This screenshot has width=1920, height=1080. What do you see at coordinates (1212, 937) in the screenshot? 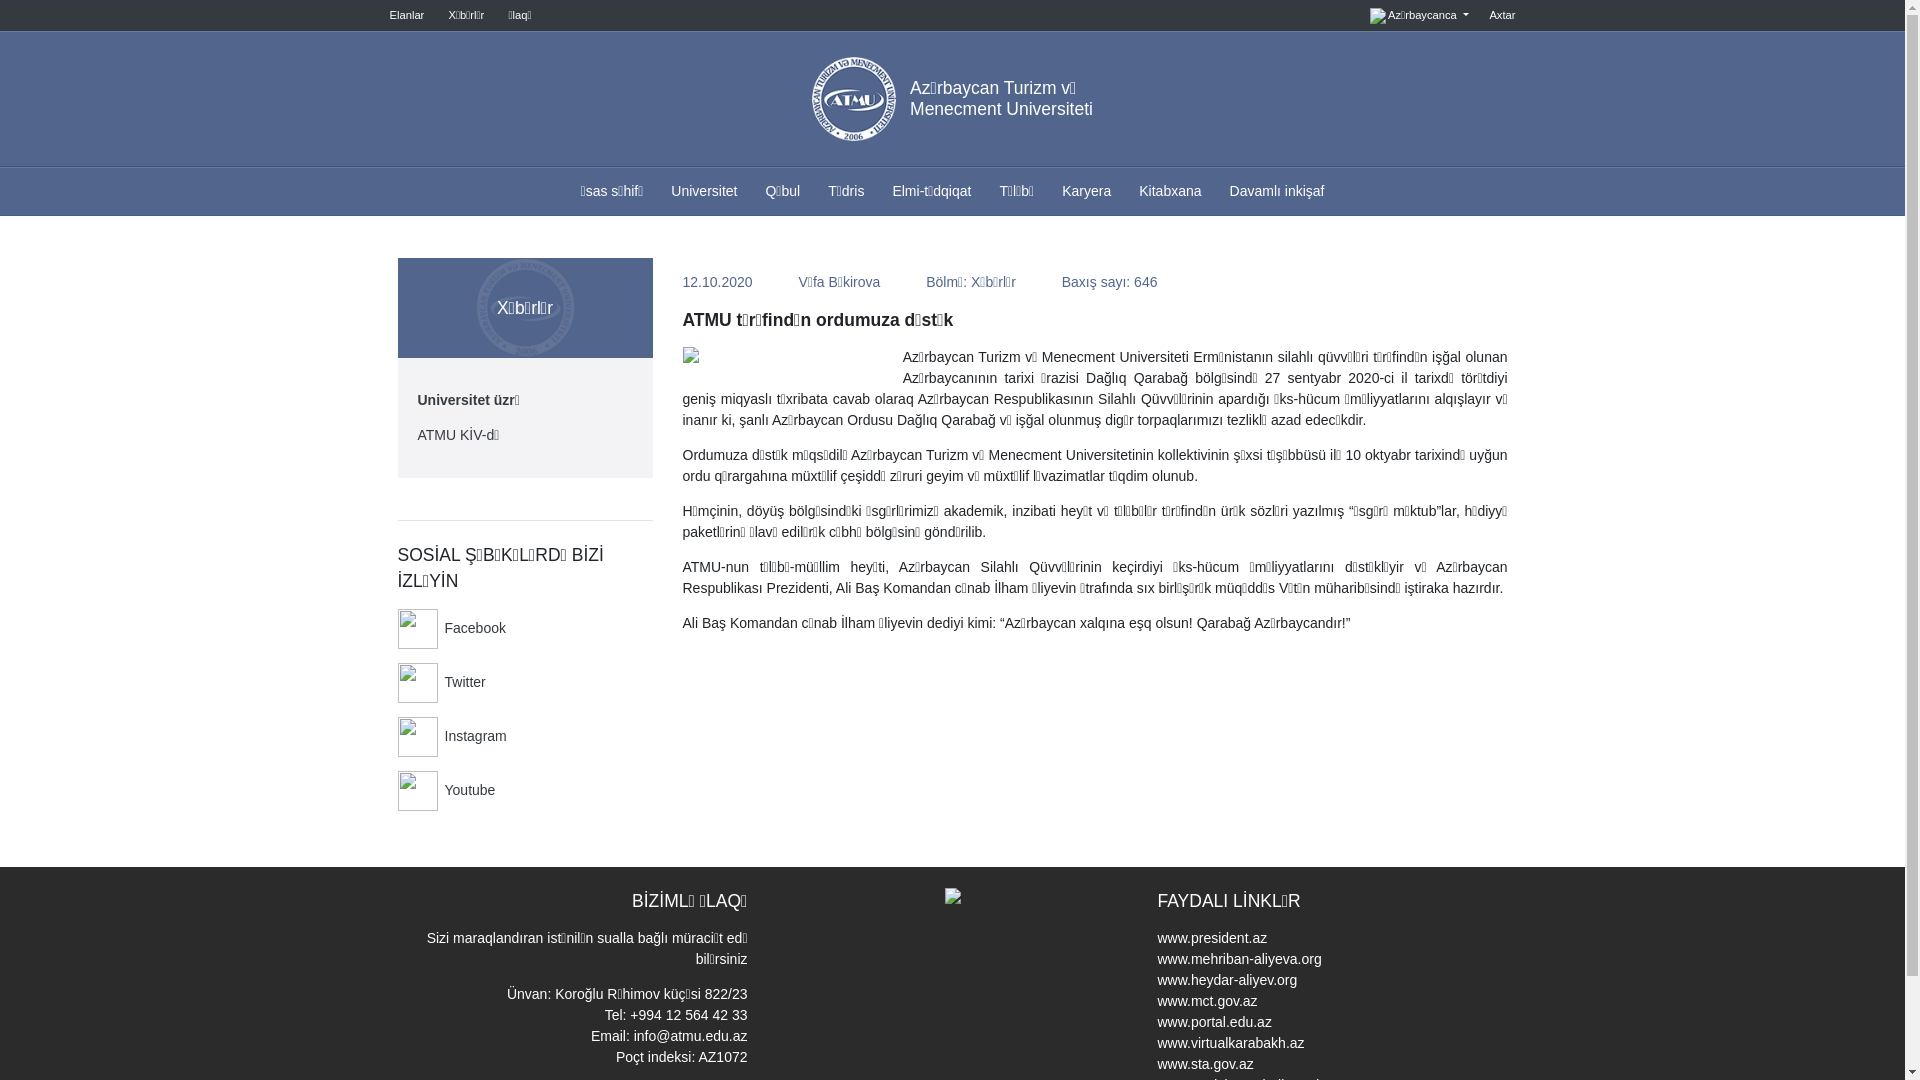
I see `'www.president.az'` at bounding box center [1212, 937].